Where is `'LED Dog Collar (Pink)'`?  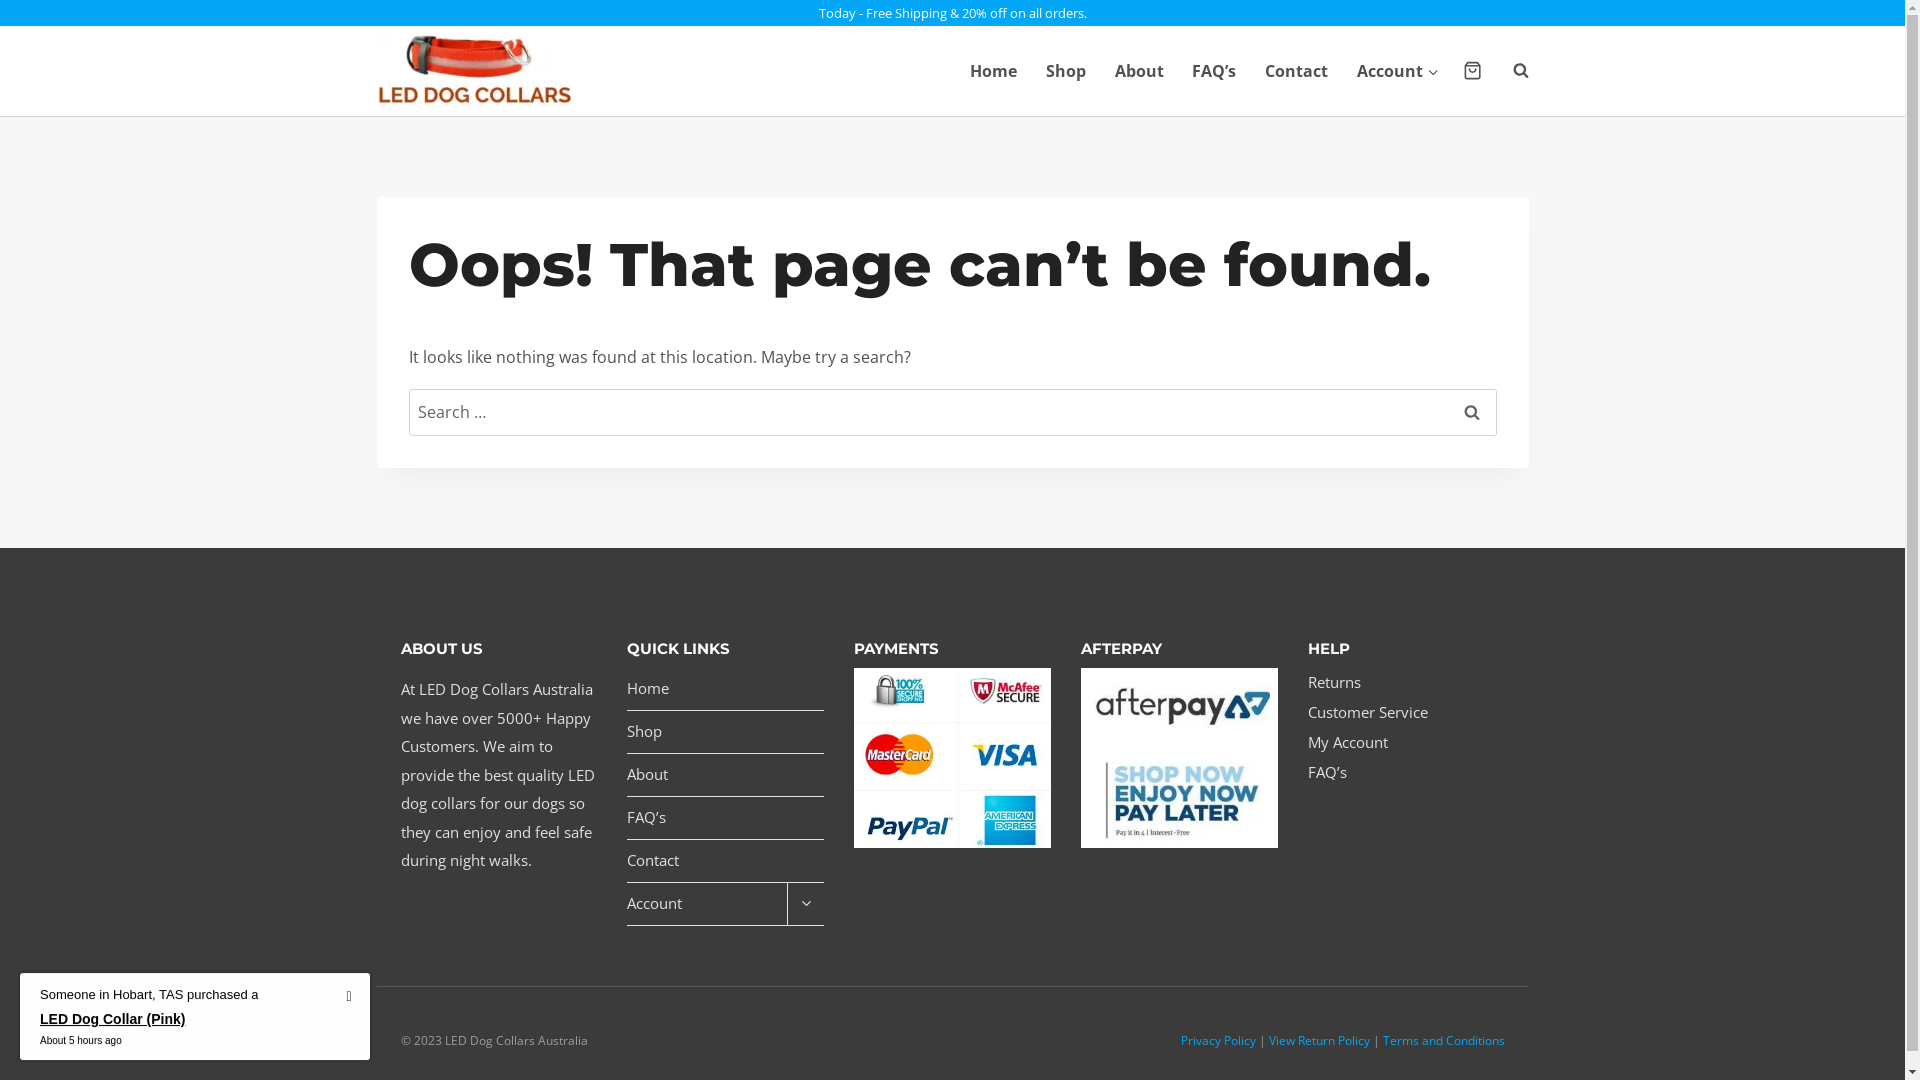 'LED Dog Collar (Pink)' is located at coordinates (147, 1028).